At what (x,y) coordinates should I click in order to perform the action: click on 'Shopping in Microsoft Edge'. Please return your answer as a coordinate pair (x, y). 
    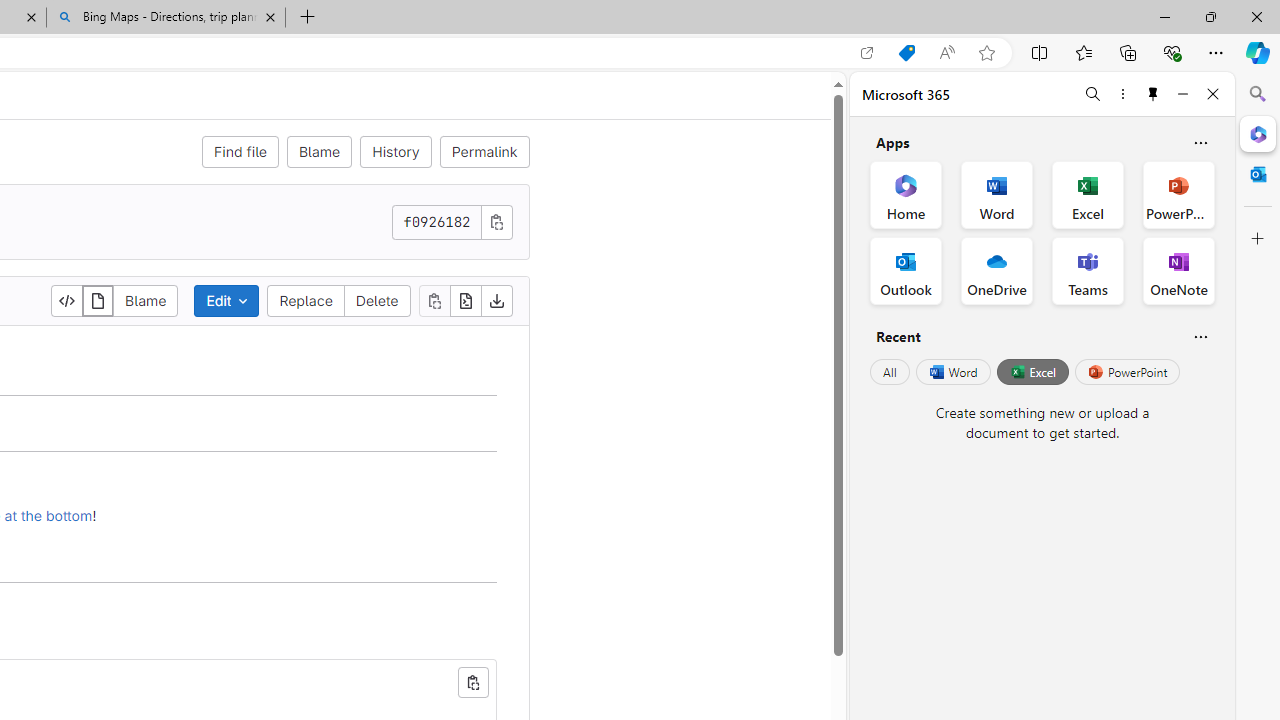
    Looking at the image, I should click on (905, 52).